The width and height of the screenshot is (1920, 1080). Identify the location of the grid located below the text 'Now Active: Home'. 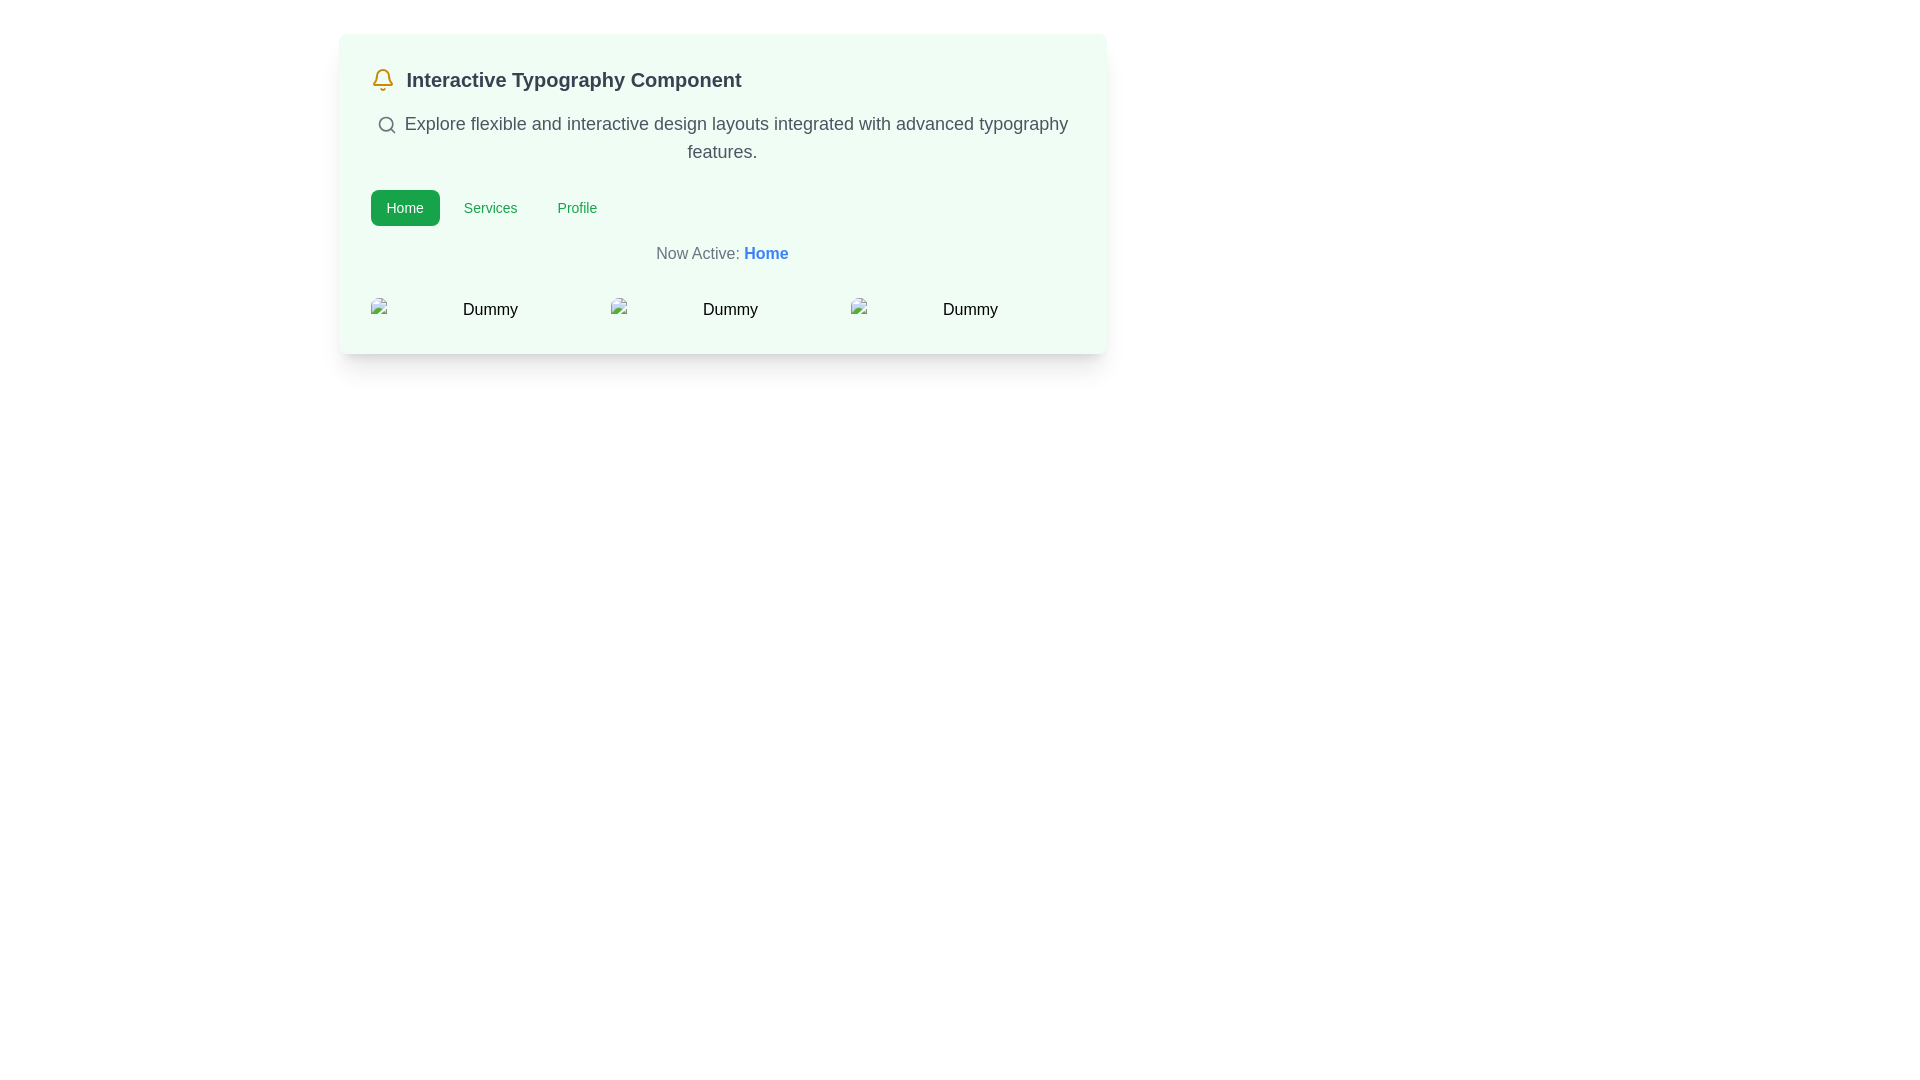
(721, 309).